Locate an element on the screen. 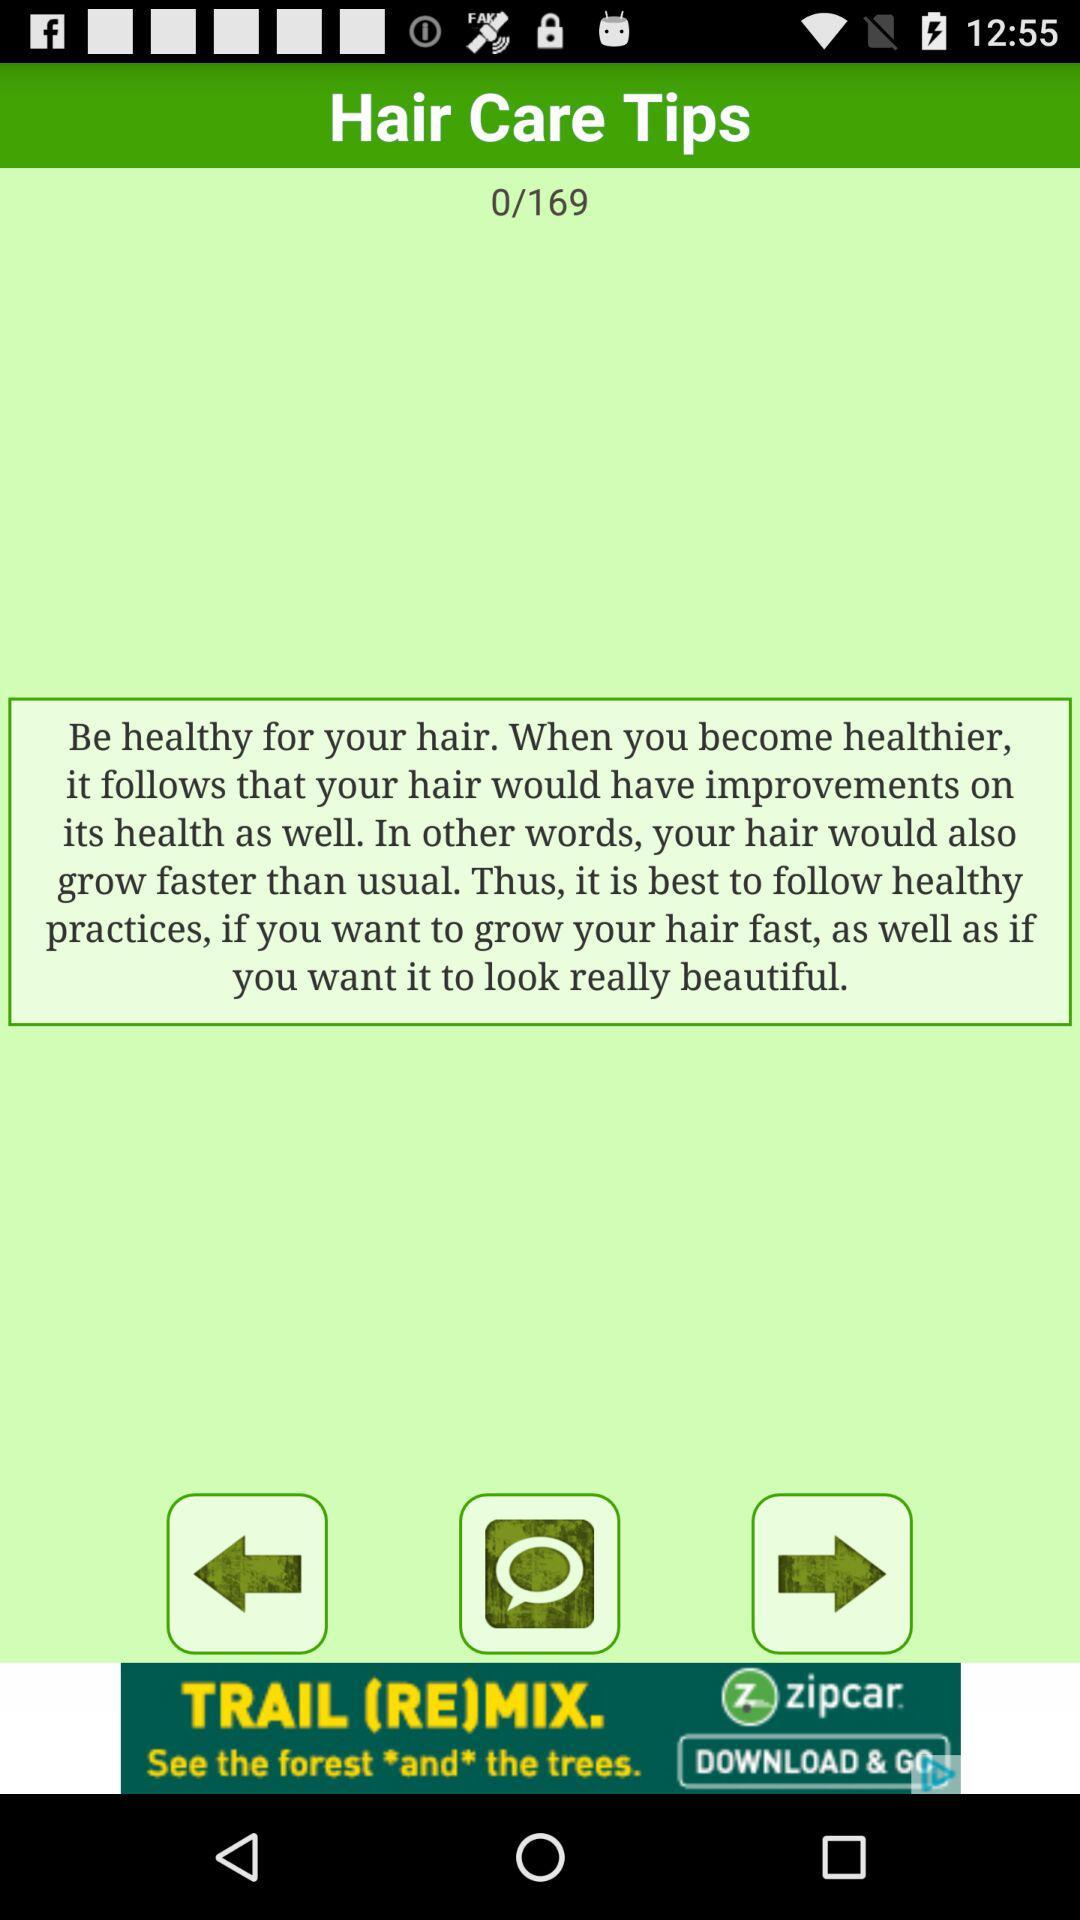 This screenshot has height=1920, width=1080. back page button is located at coordinates (246, 1572).